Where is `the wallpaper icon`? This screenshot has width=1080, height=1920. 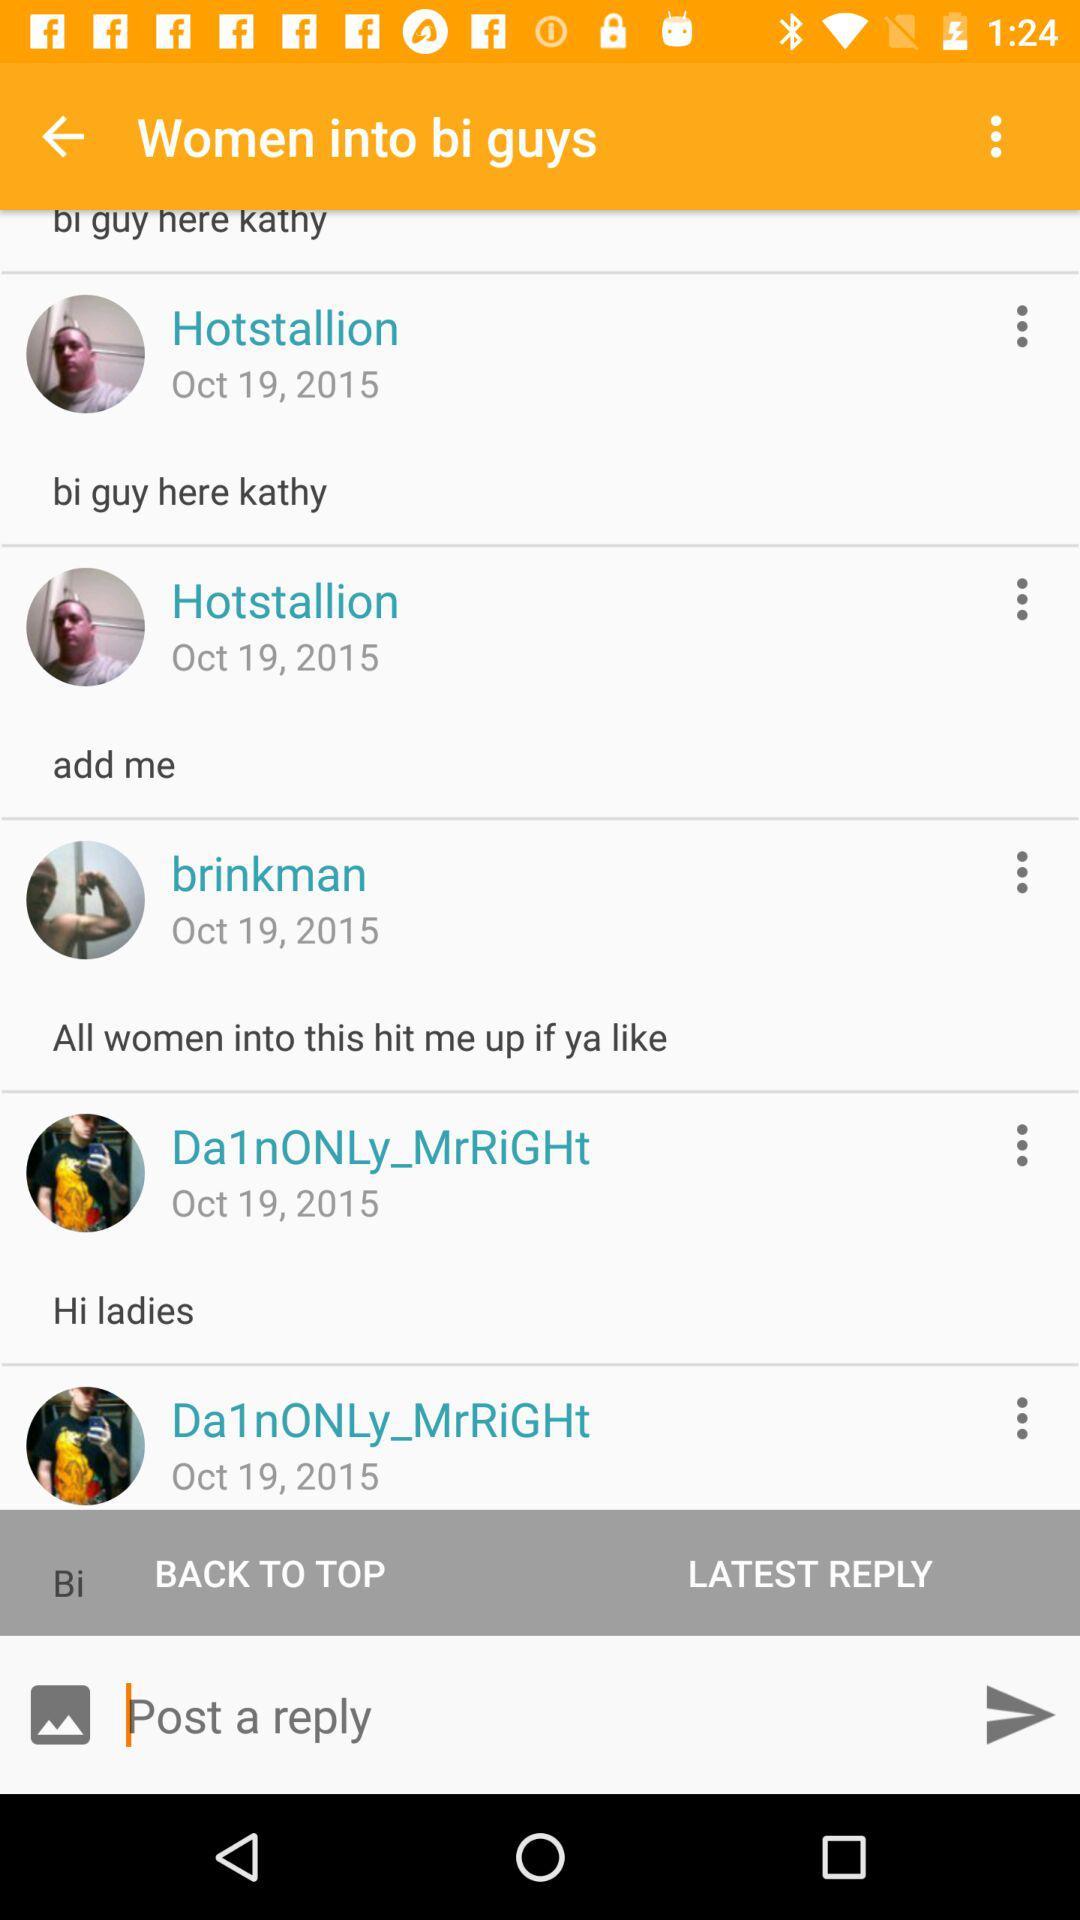
the wallpaper icon is located at coordinates (59, 1713).